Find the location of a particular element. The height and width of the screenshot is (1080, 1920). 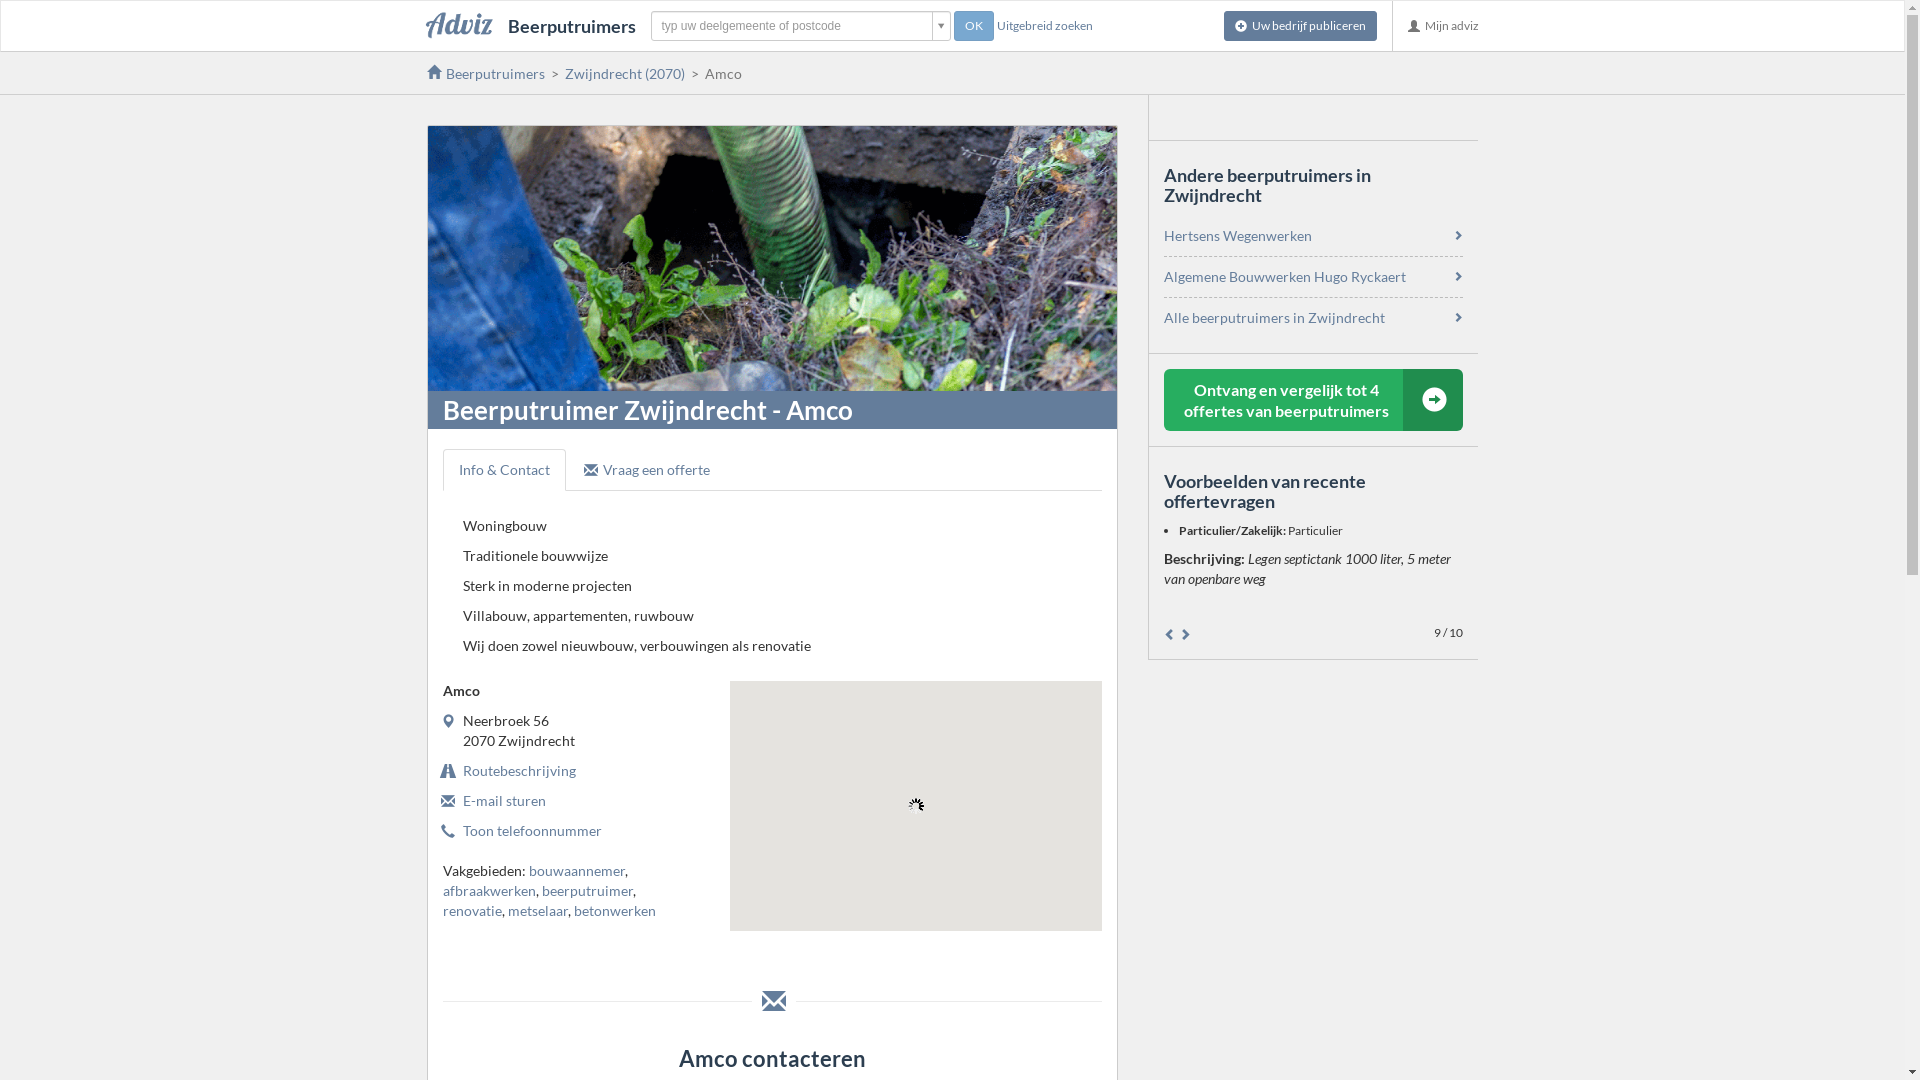

'renovatie' is located at coordinates (440, 910).